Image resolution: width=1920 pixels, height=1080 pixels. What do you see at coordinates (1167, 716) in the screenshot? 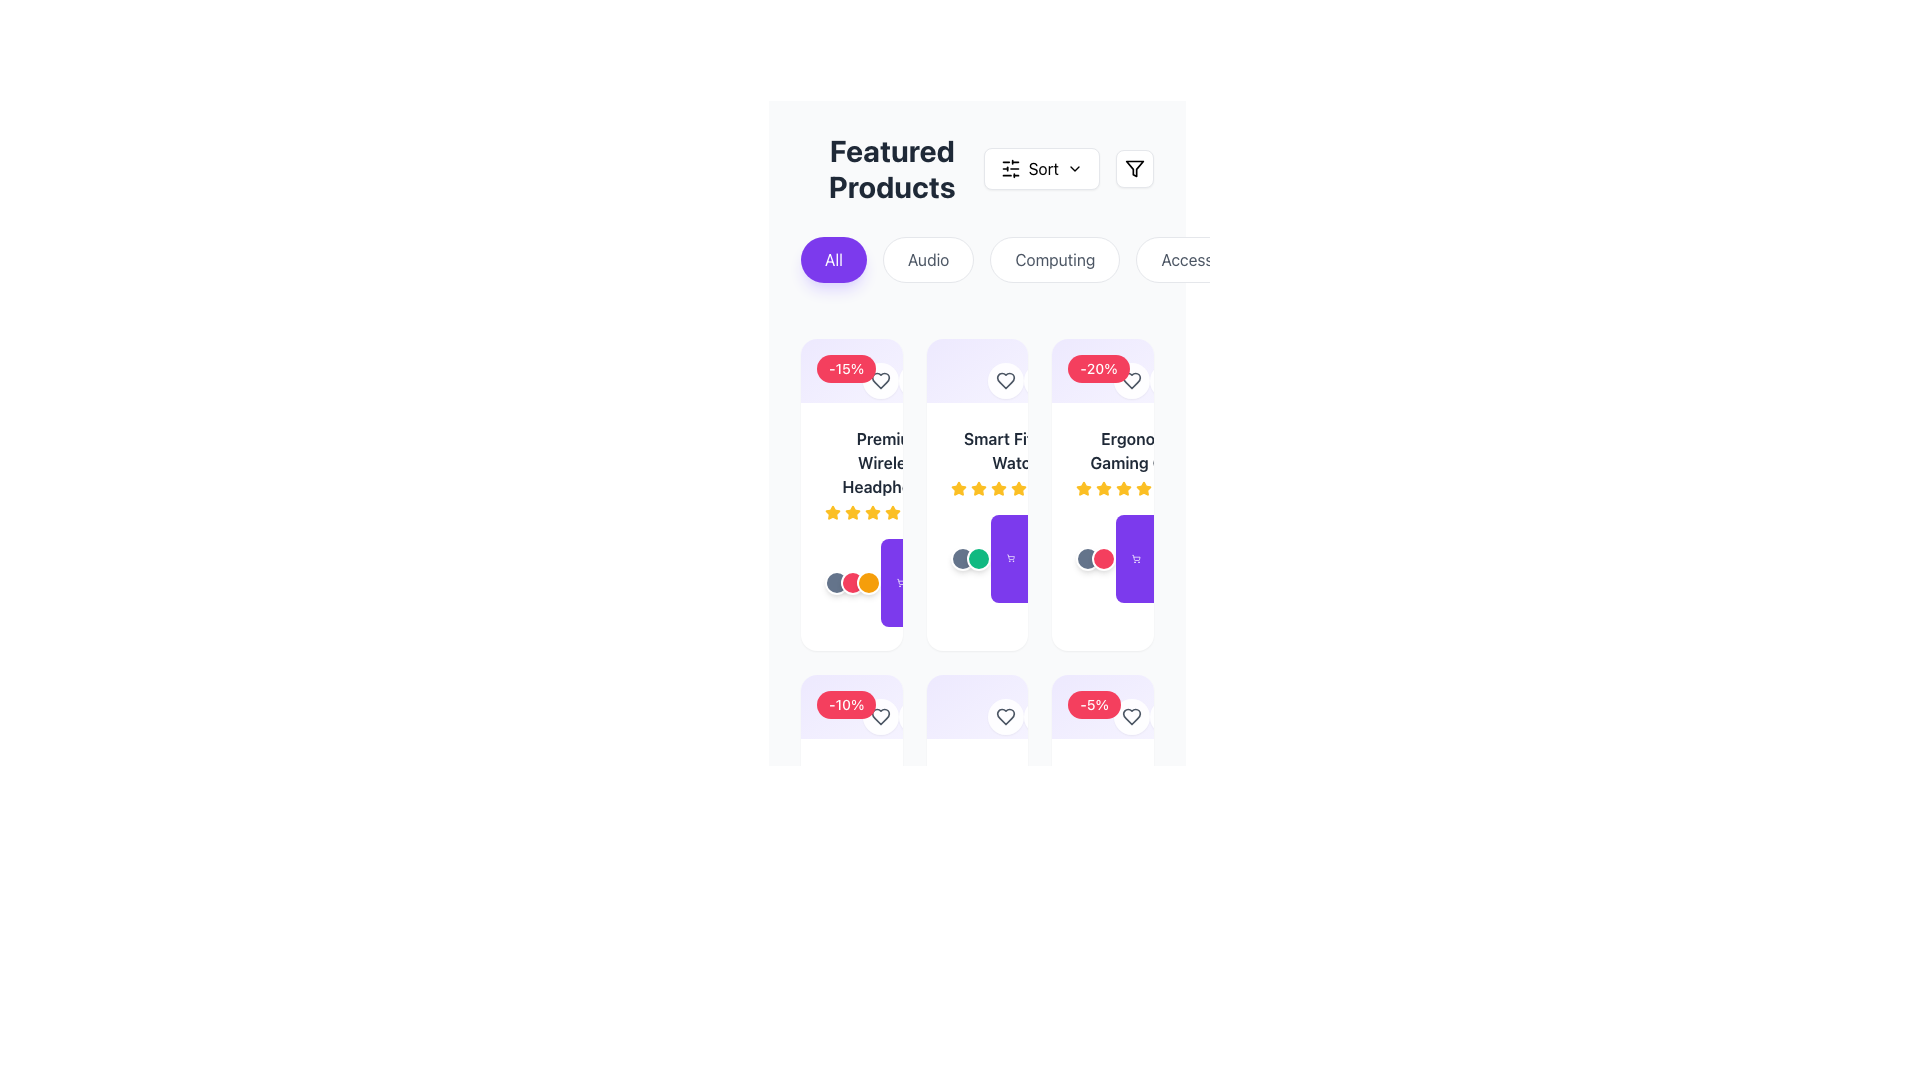
I see `the button located at the bottom-right corner of a product card` at bounding box center [1167, 716].